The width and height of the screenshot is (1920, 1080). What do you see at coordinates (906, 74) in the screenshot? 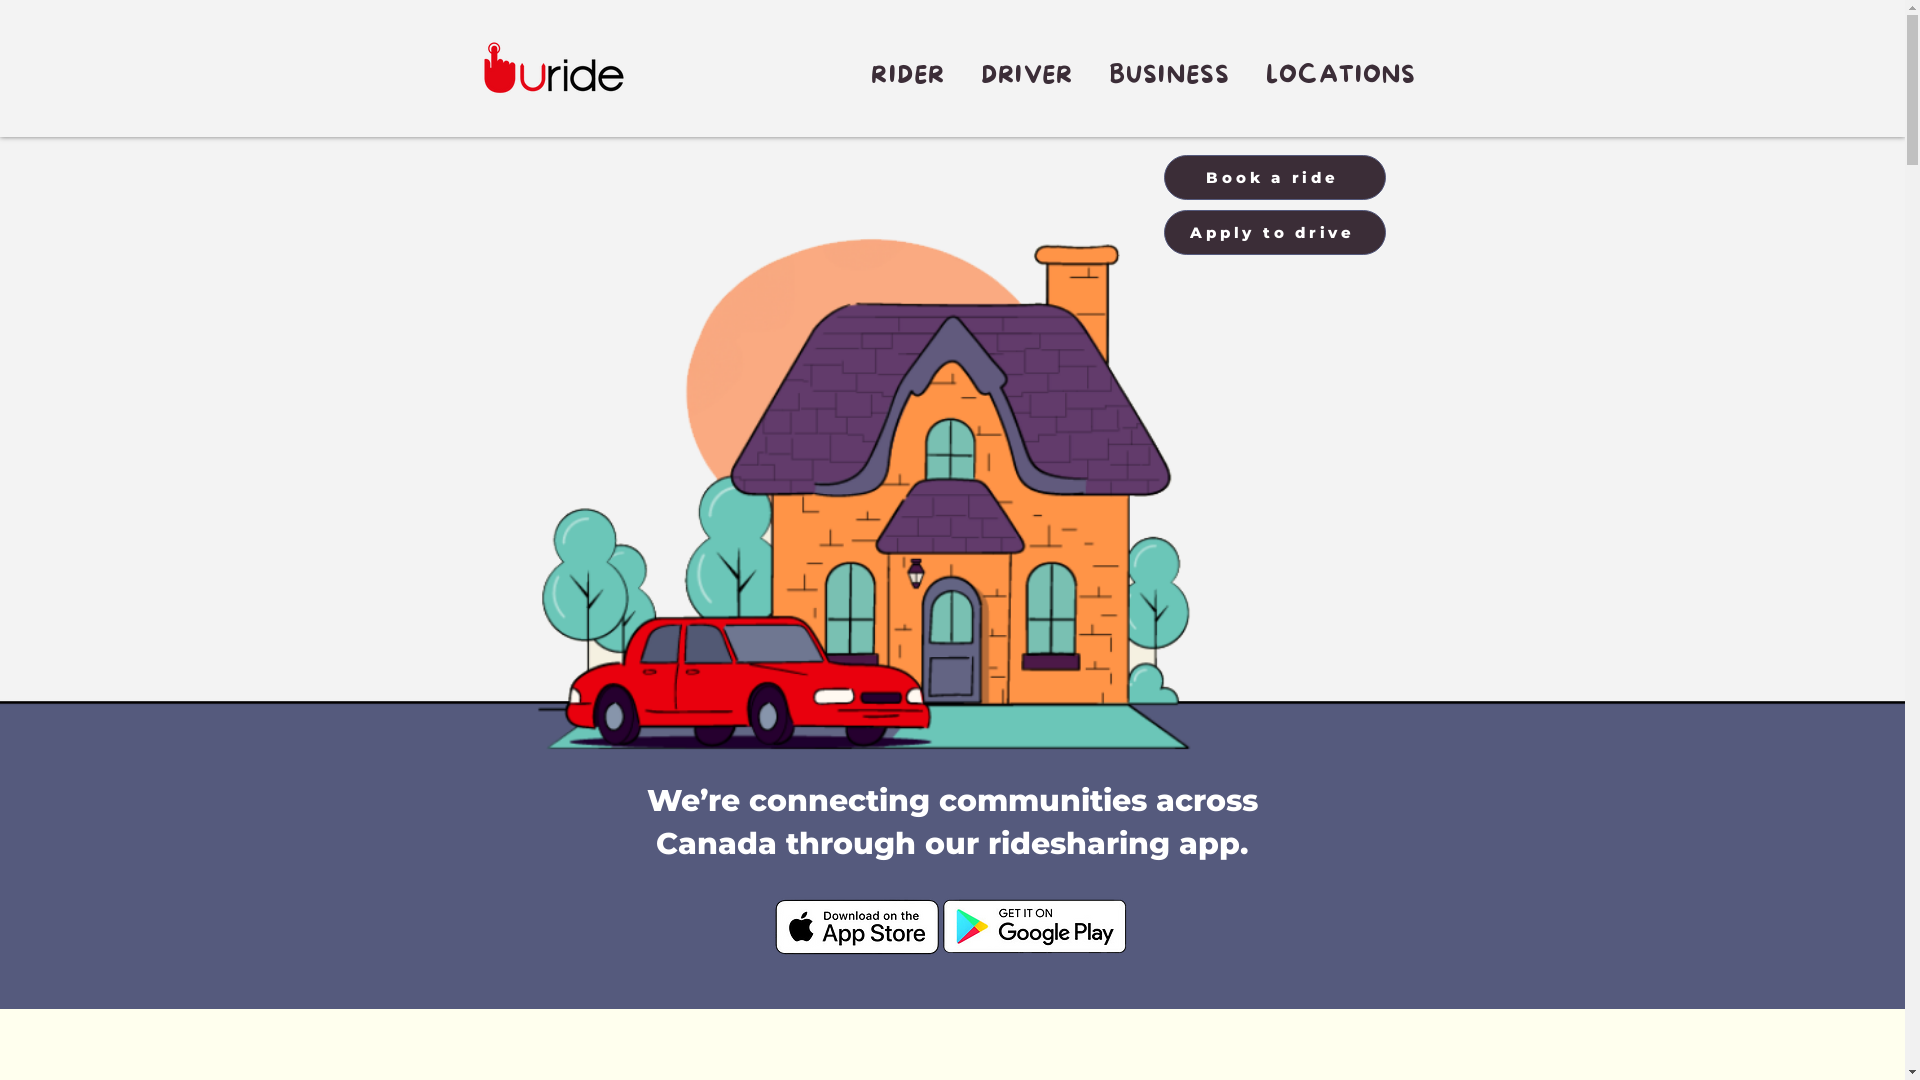
I see `'RIDER'` at bounding box center [906, 74].